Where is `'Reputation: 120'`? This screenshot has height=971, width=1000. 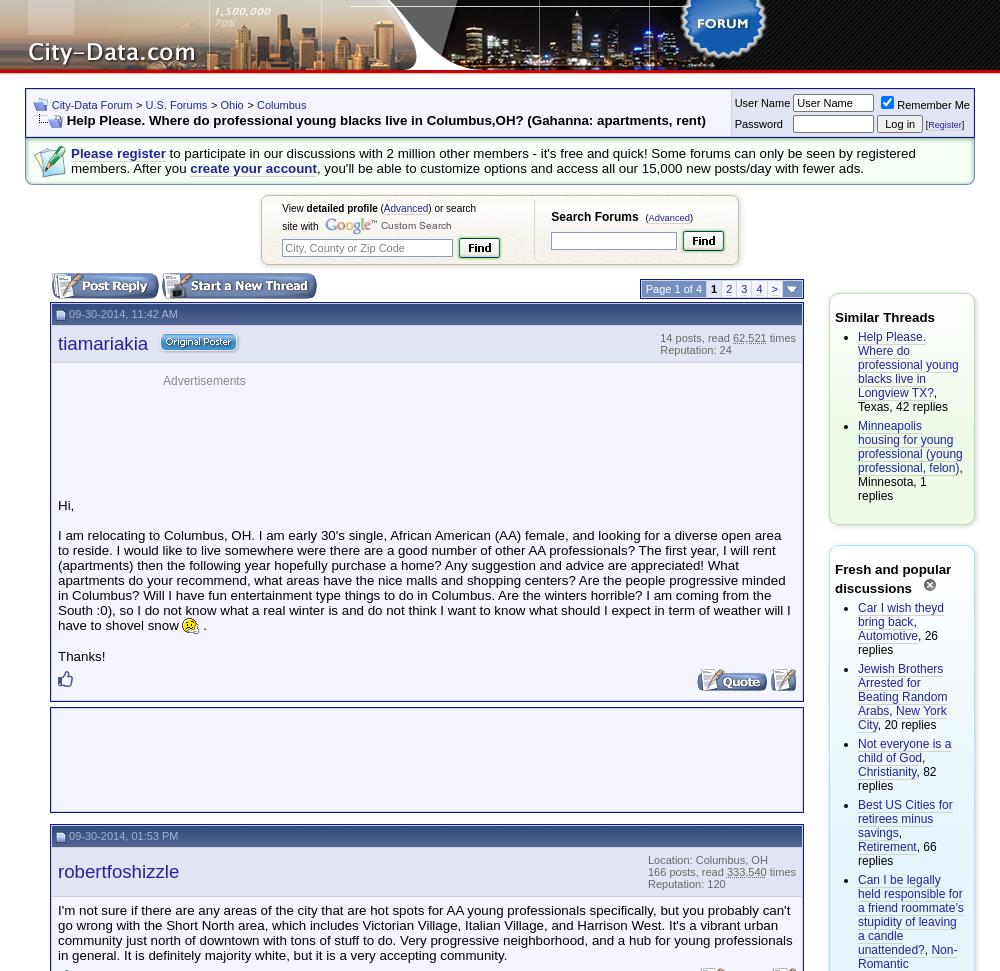 'Reputation: 120' is located at coordinates (686, 883).